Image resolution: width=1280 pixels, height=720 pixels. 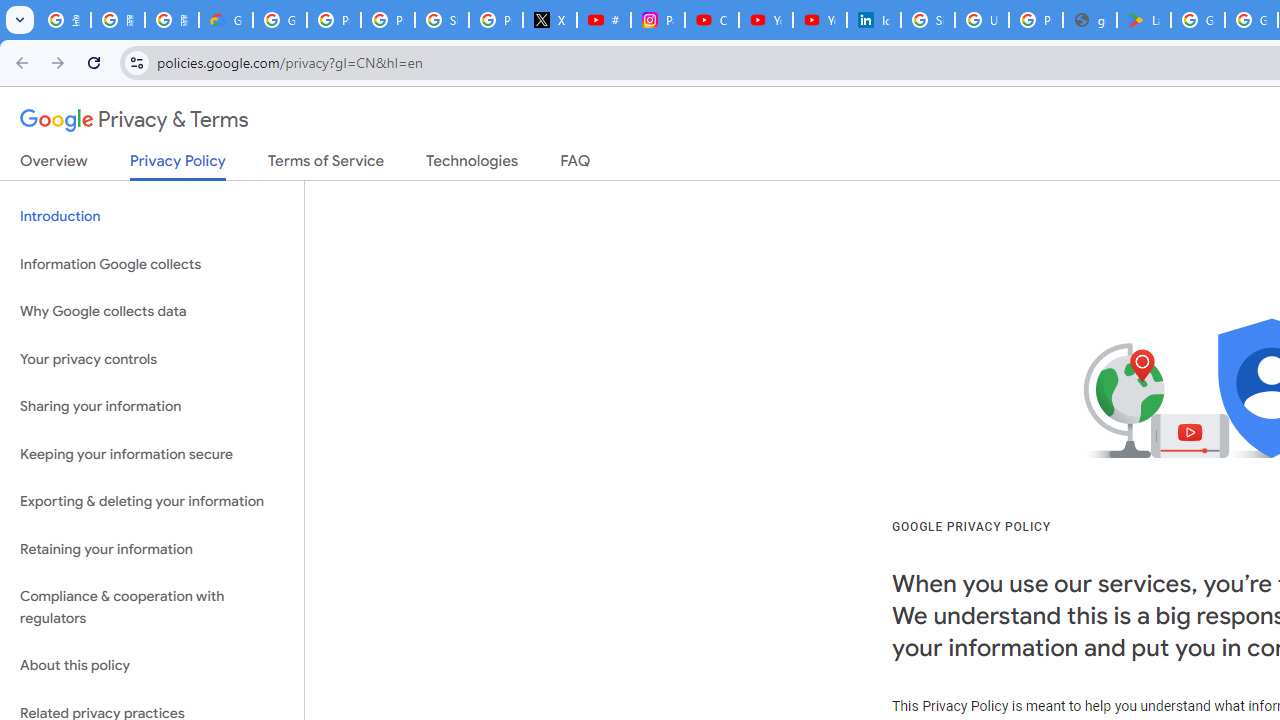 I want to click on 'FAQ', so click(x=575, y=164).